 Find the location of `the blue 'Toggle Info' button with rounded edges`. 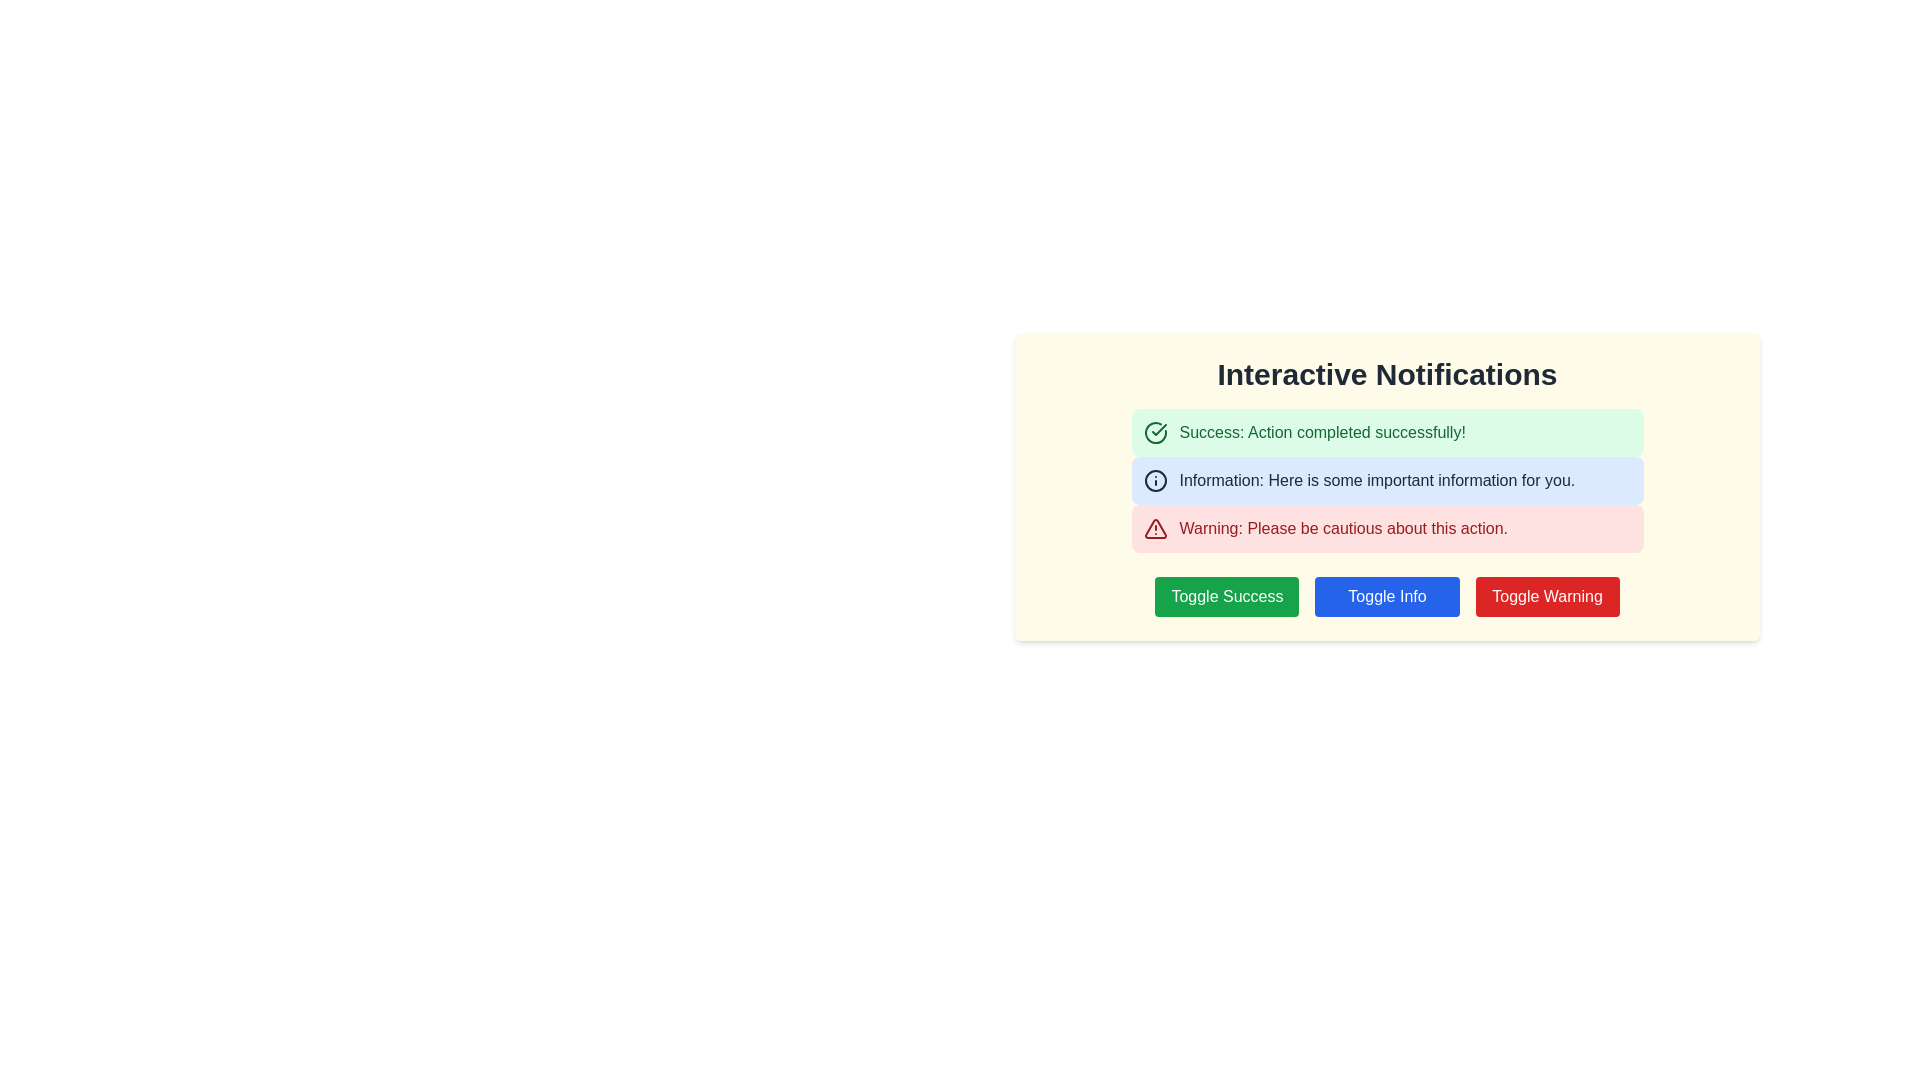

the blue 'Toggle Info' button with rounded edges is located at coordinates (1386, 596).